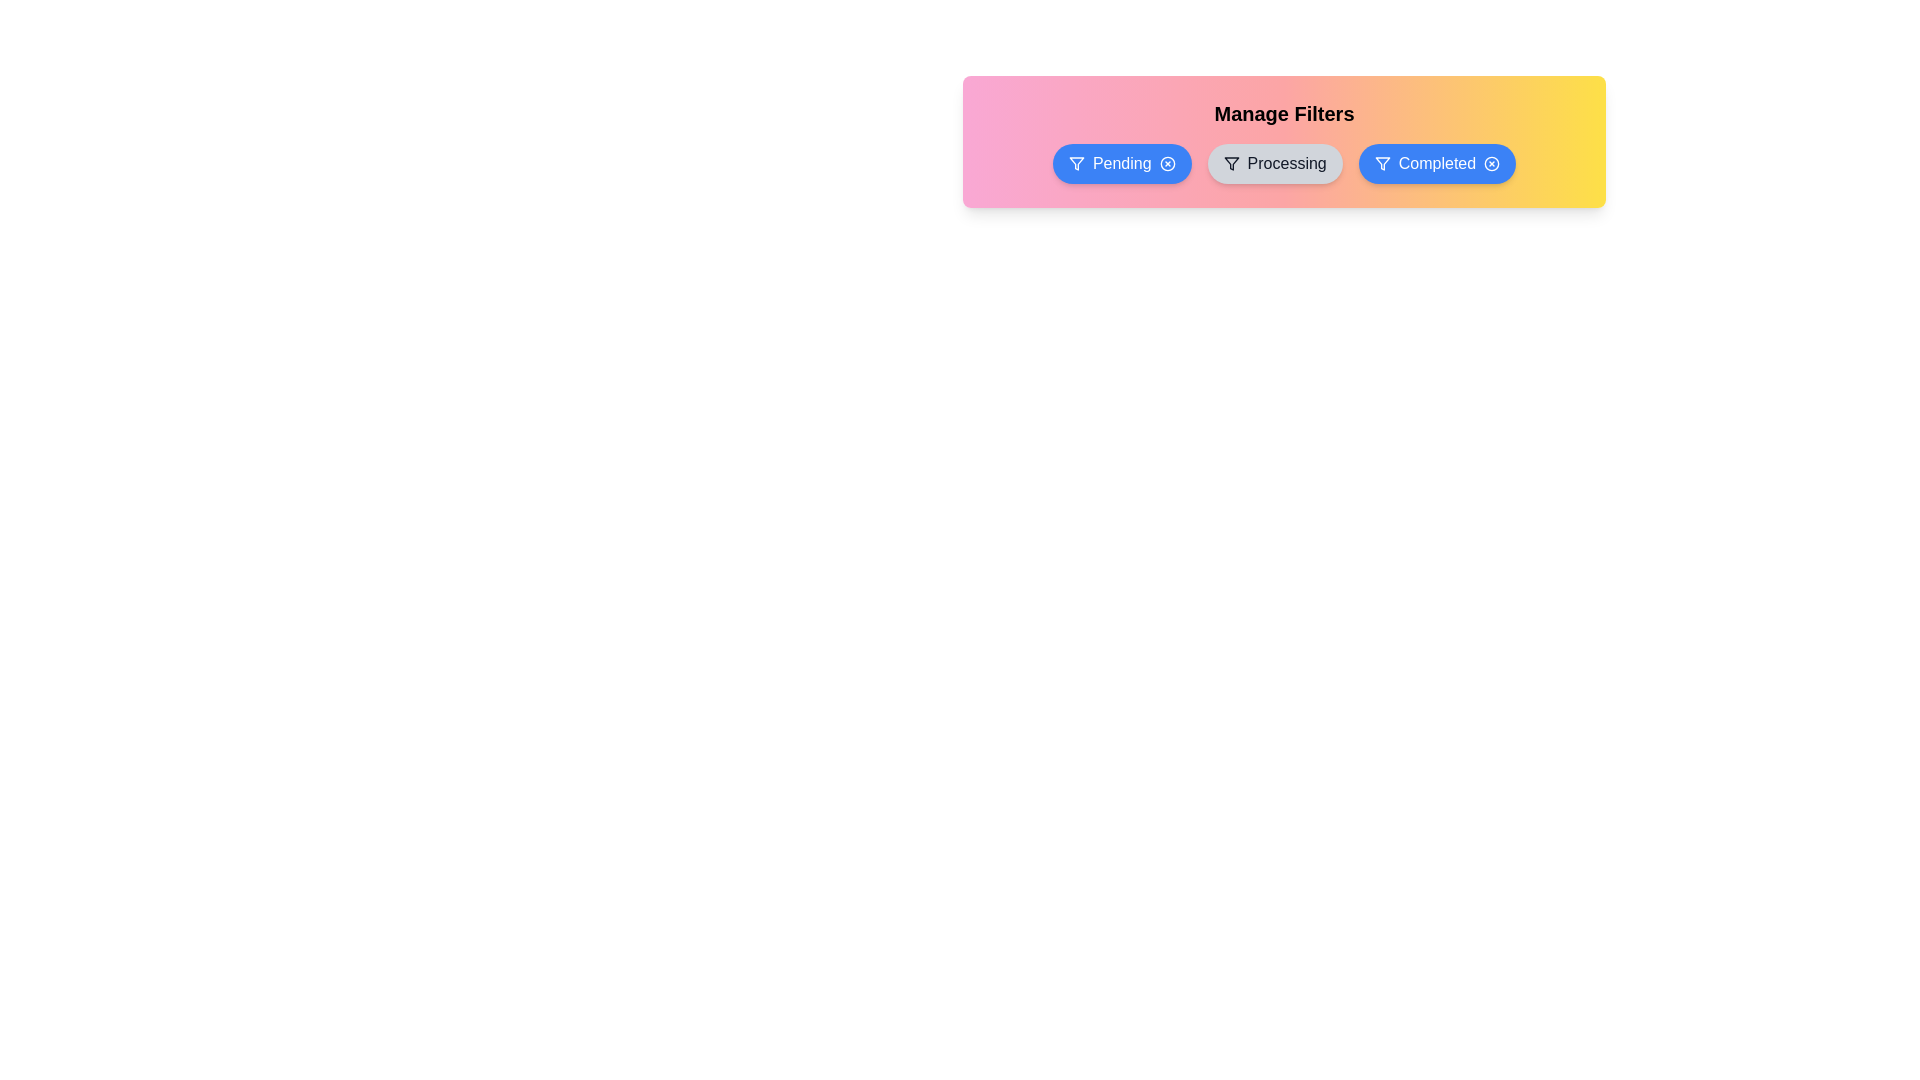  What do you see at coordinates (1435, 163) in the screenshot?
I see `the filter Completed to observe the hover effect` at bounding box center [1435, 163].